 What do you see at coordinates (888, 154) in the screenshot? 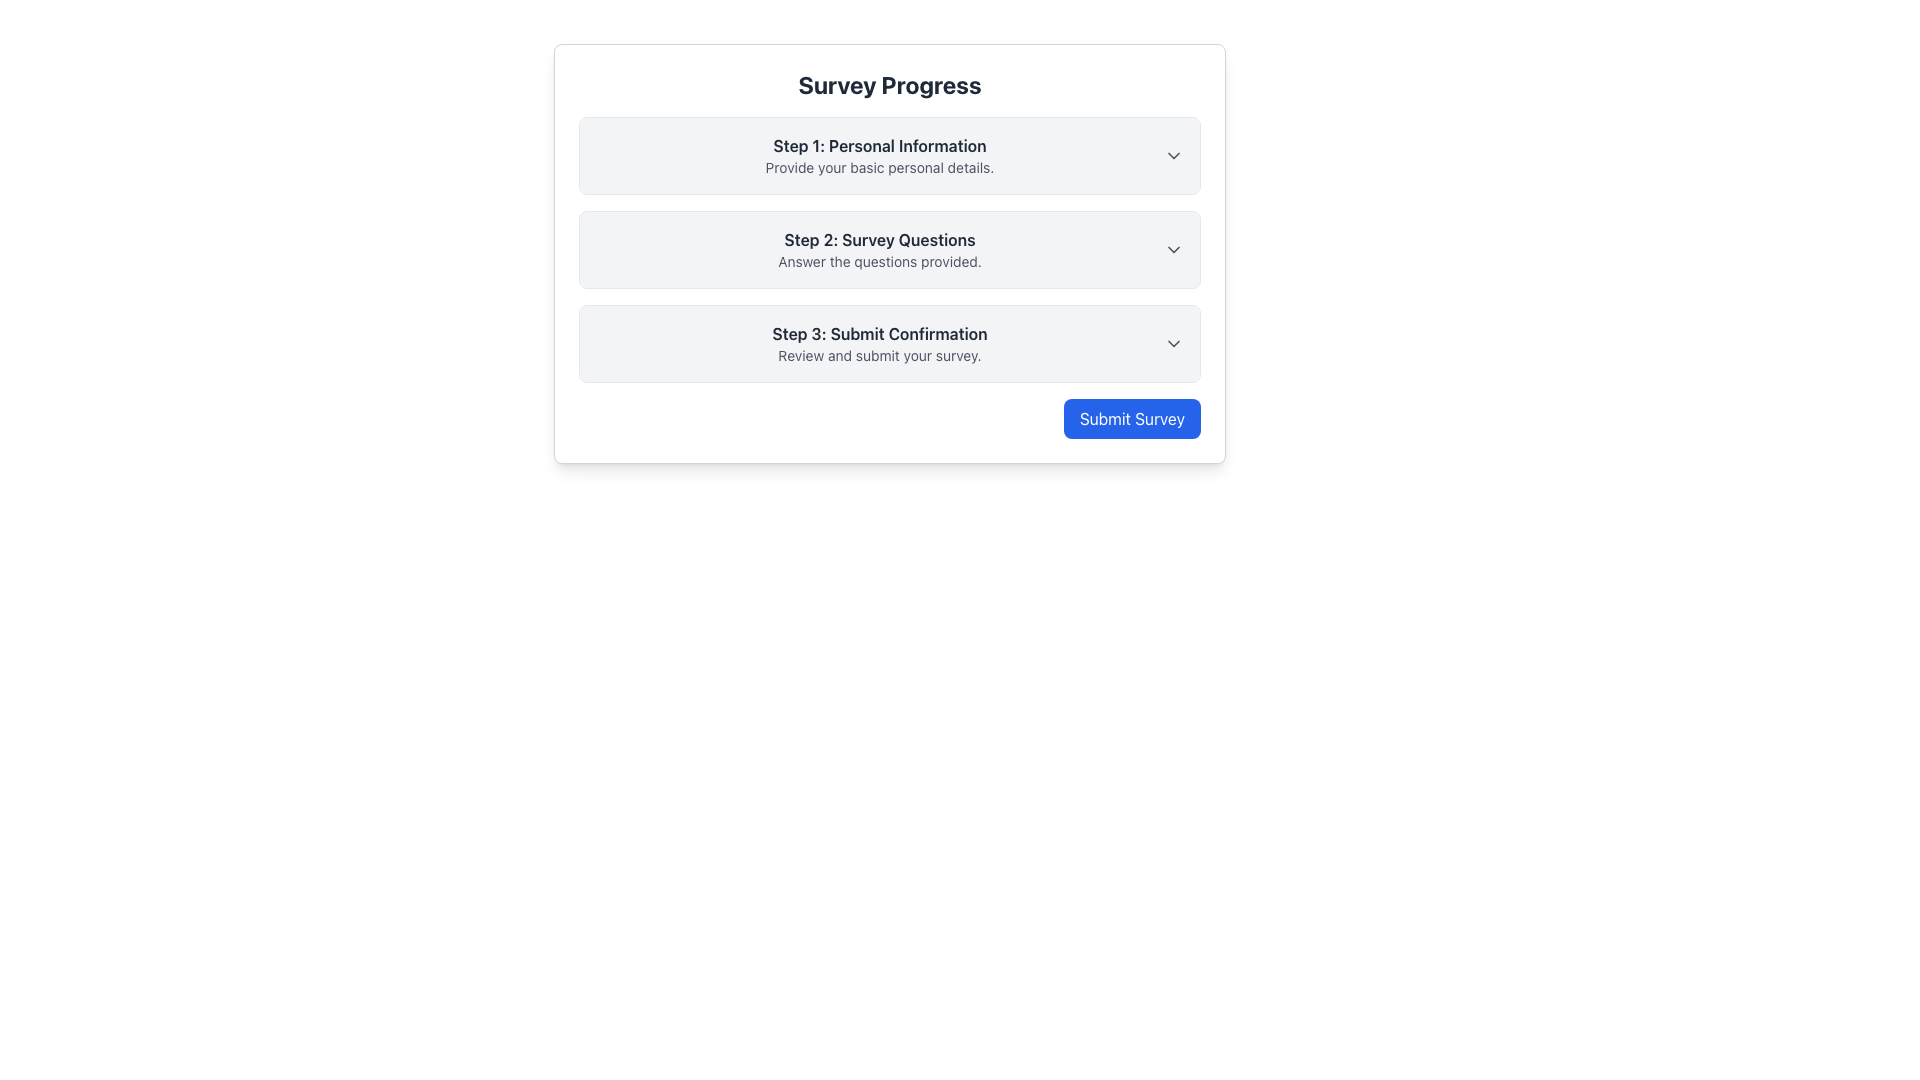
I see `the title of the Collapsible Section for 'Step 1: Personal Information'` at bounding box center [888, 154].